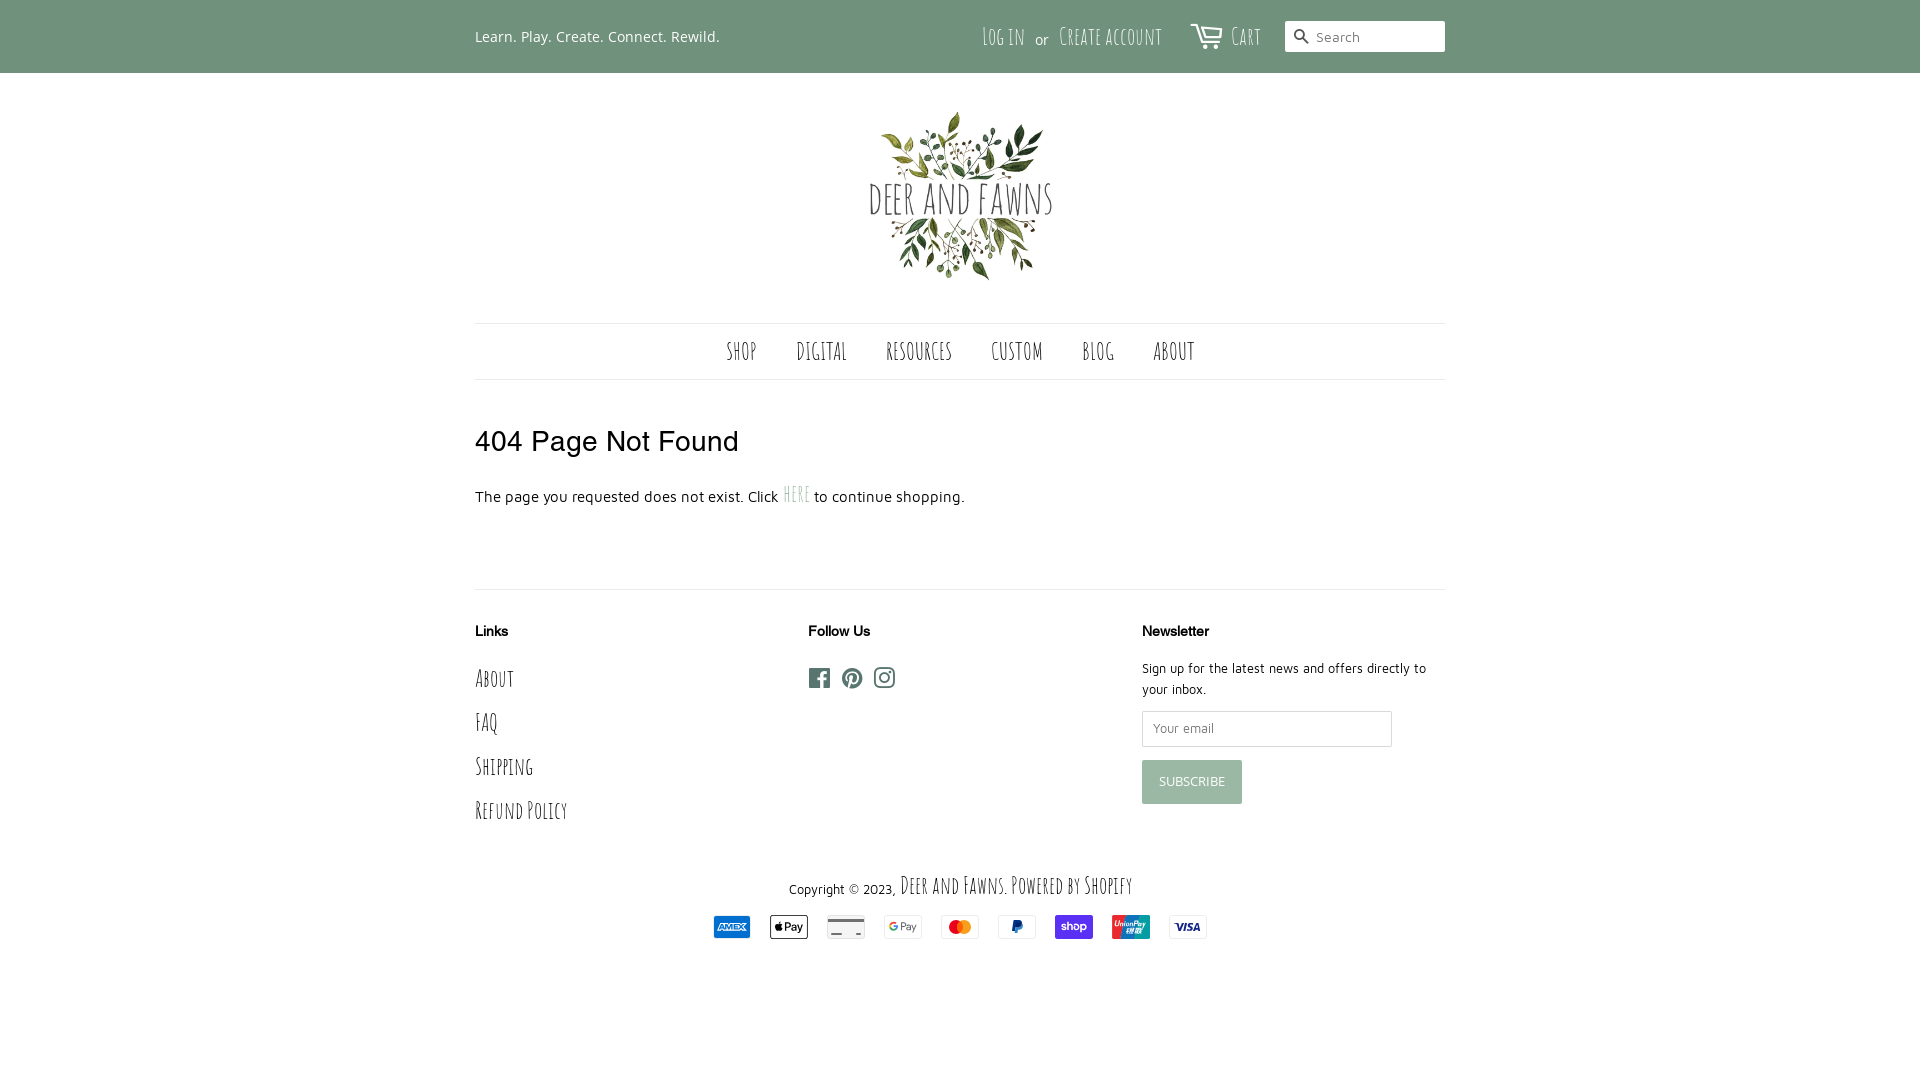 This screenshot has width=1920, height=1080. Describe the element at coordinates (504, 765) in the screenshot. I see `'Shipping'` at that location.